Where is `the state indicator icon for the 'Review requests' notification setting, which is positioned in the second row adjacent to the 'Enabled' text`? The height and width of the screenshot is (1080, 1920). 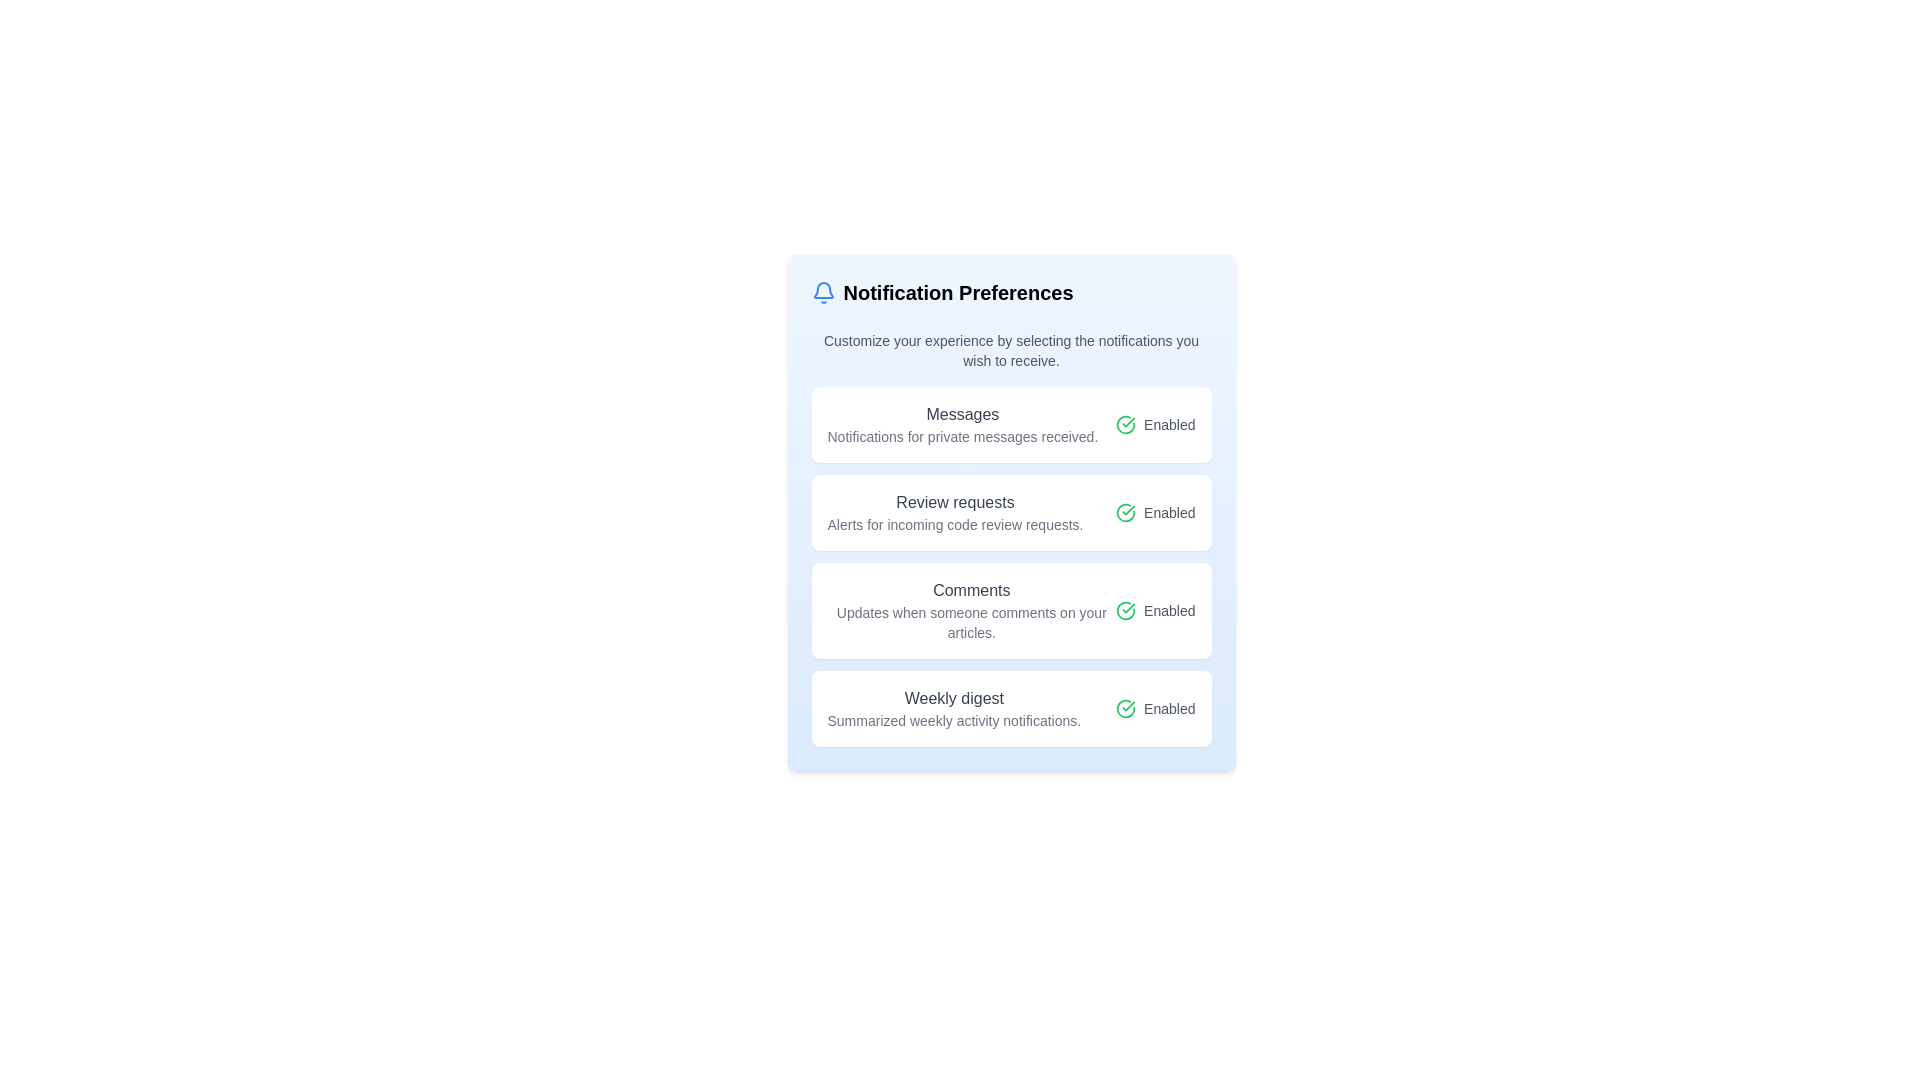 the state indicator icon for the 'Review requests' notification setting, which is positioned in the second row adjacent to the 'Enabled' text is located at coordinates (1126, 512).